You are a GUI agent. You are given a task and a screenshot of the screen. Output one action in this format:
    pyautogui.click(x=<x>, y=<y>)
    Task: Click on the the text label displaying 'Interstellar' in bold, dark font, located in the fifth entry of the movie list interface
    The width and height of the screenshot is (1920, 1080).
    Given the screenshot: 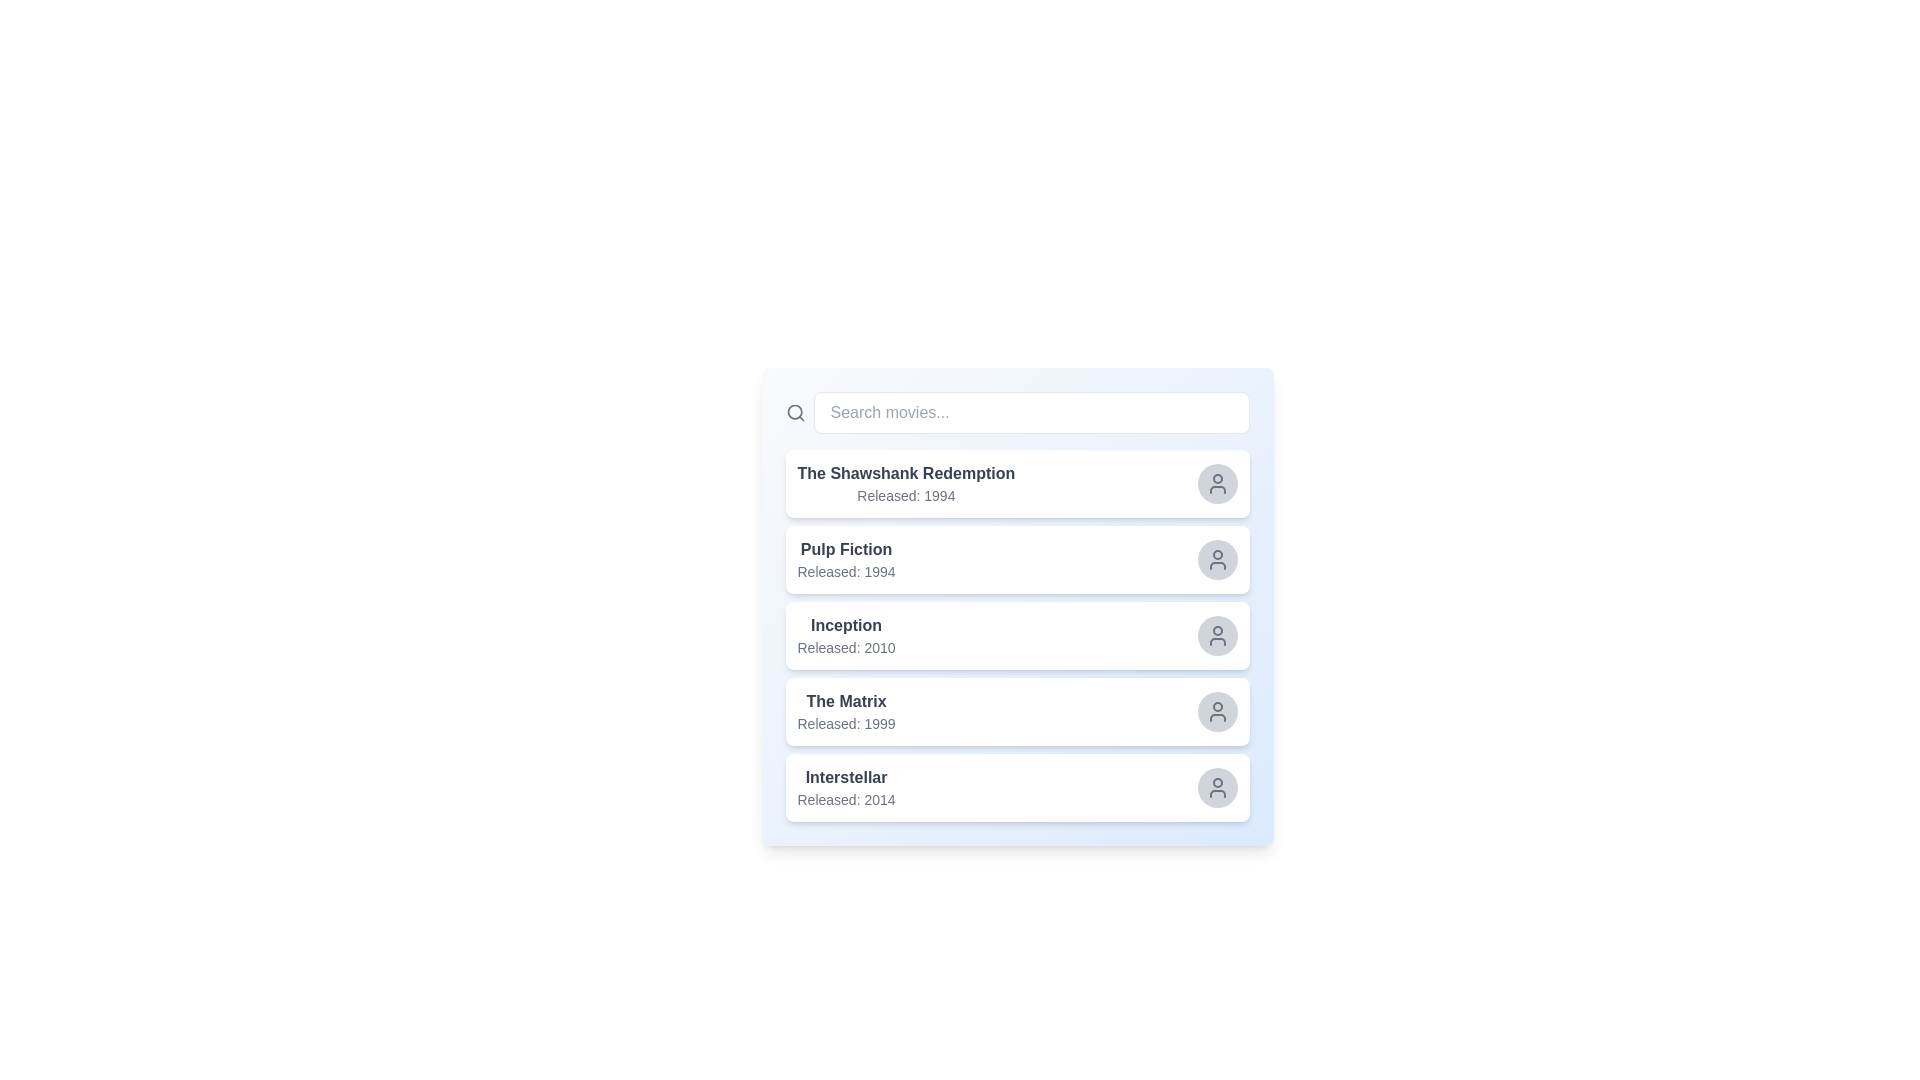 What is the action you would take?
    pyautogui.click(x=846, y=786)
    